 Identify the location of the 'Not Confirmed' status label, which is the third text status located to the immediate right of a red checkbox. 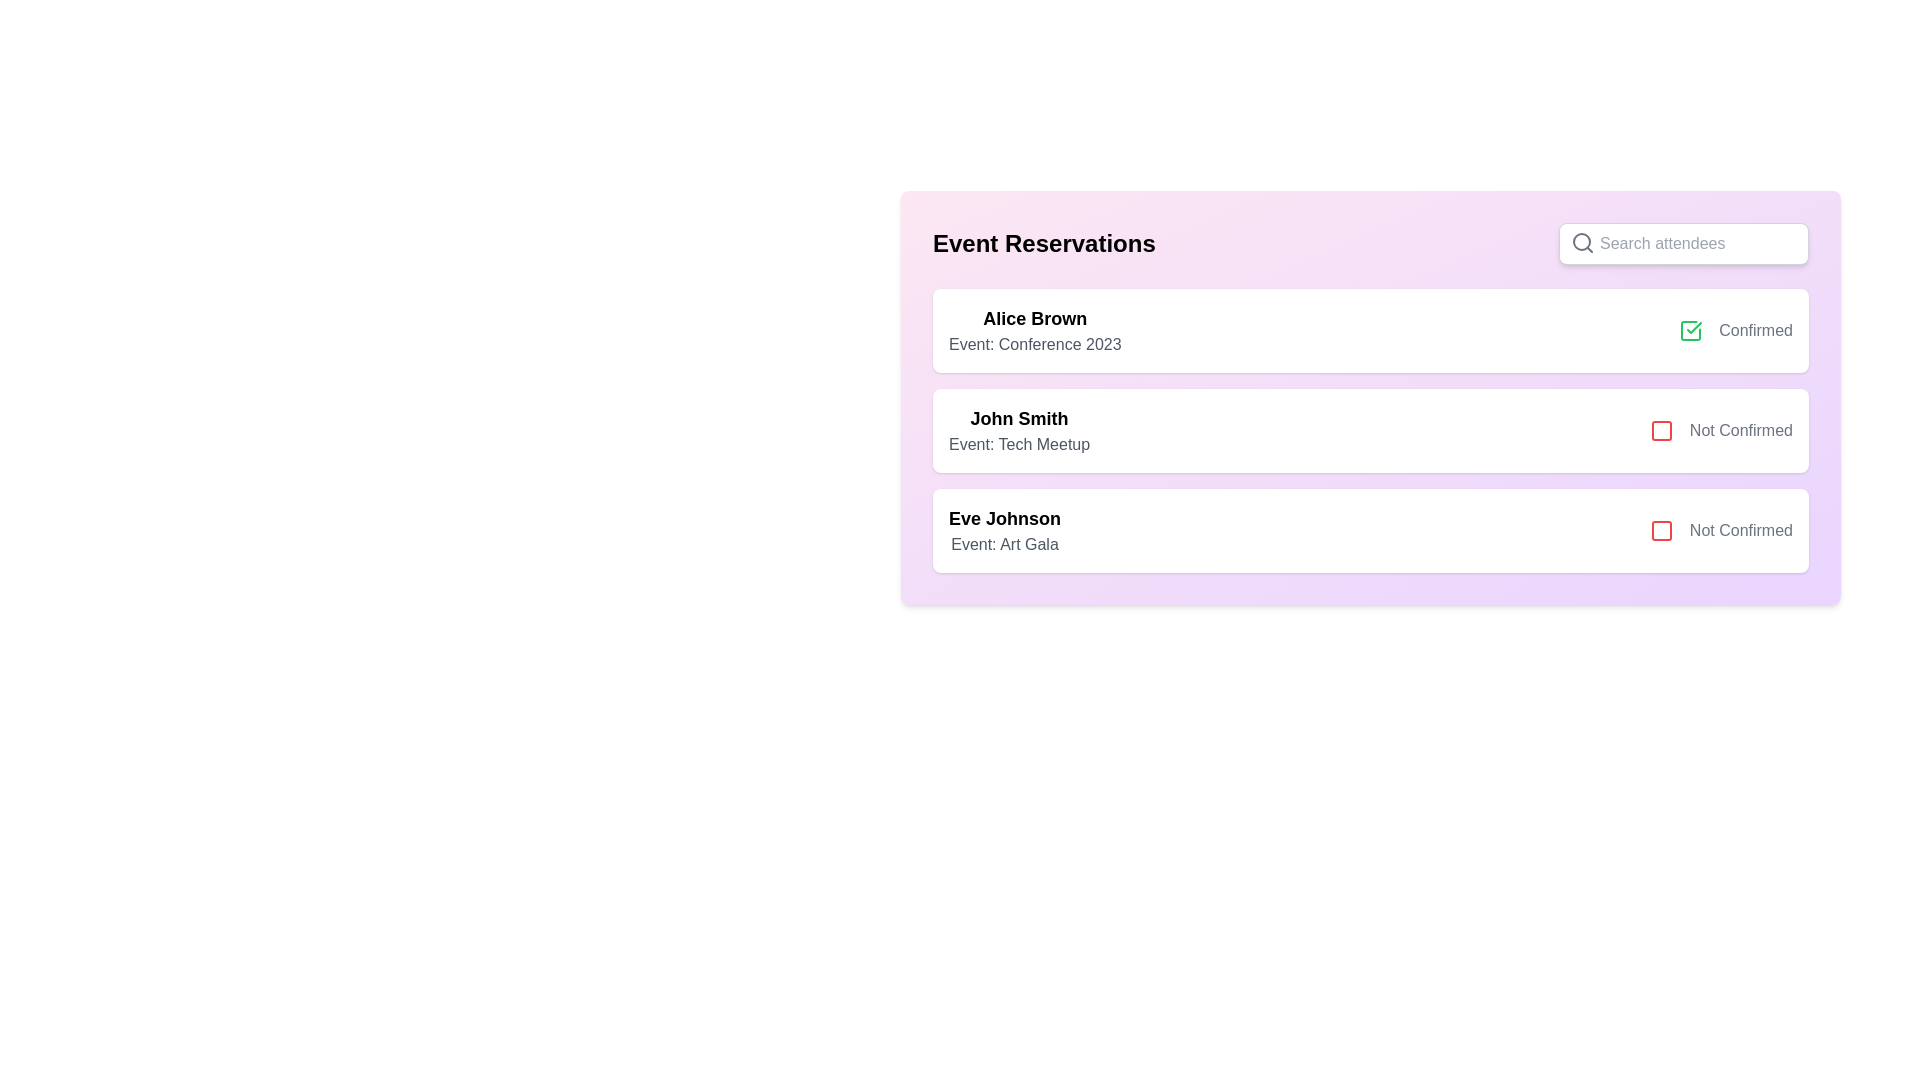
(1740, 530).